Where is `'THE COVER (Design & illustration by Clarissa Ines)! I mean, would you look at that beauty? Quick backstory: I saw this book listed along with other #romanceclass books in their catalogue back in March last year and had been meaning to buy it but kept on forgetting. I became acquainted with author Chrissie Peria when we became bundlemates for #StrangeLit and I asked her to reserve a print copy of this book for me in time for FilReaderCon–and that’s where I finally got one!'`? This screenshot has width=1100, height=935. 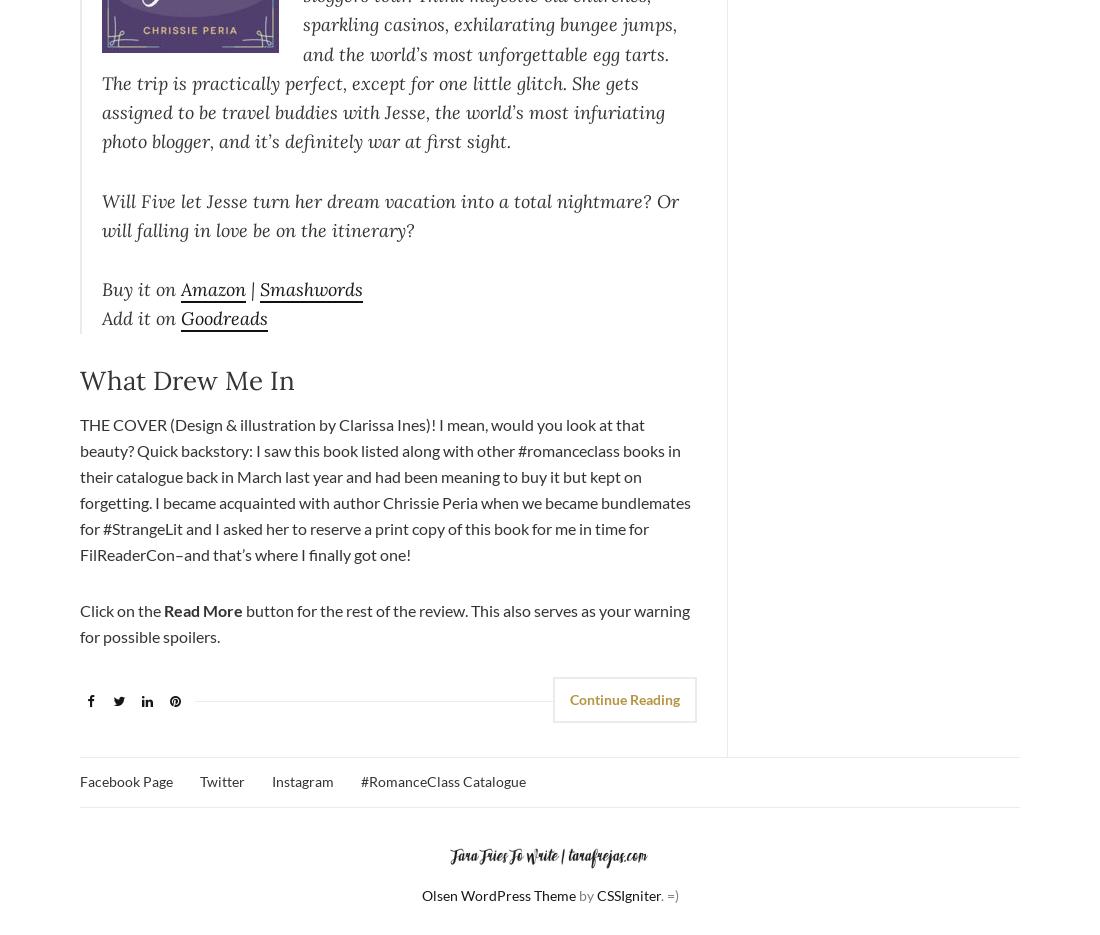 'THE COVER (Design & illustration by Clarissa Ines)! I mean, would you look at that beauty? Quick backstory: I saw this book listed along with other #romanceclass books in their catalogue back in March last year and had been meaning to buy it but kept on forgetting. I became acquainted with author Chrissie Peria when we became bundlemates for #StrangeLit and I asked her to reserve a print copy of this book for me in time for FilReaderCon–and that’s where I finally got one!' is located at coordinates (385, 488).